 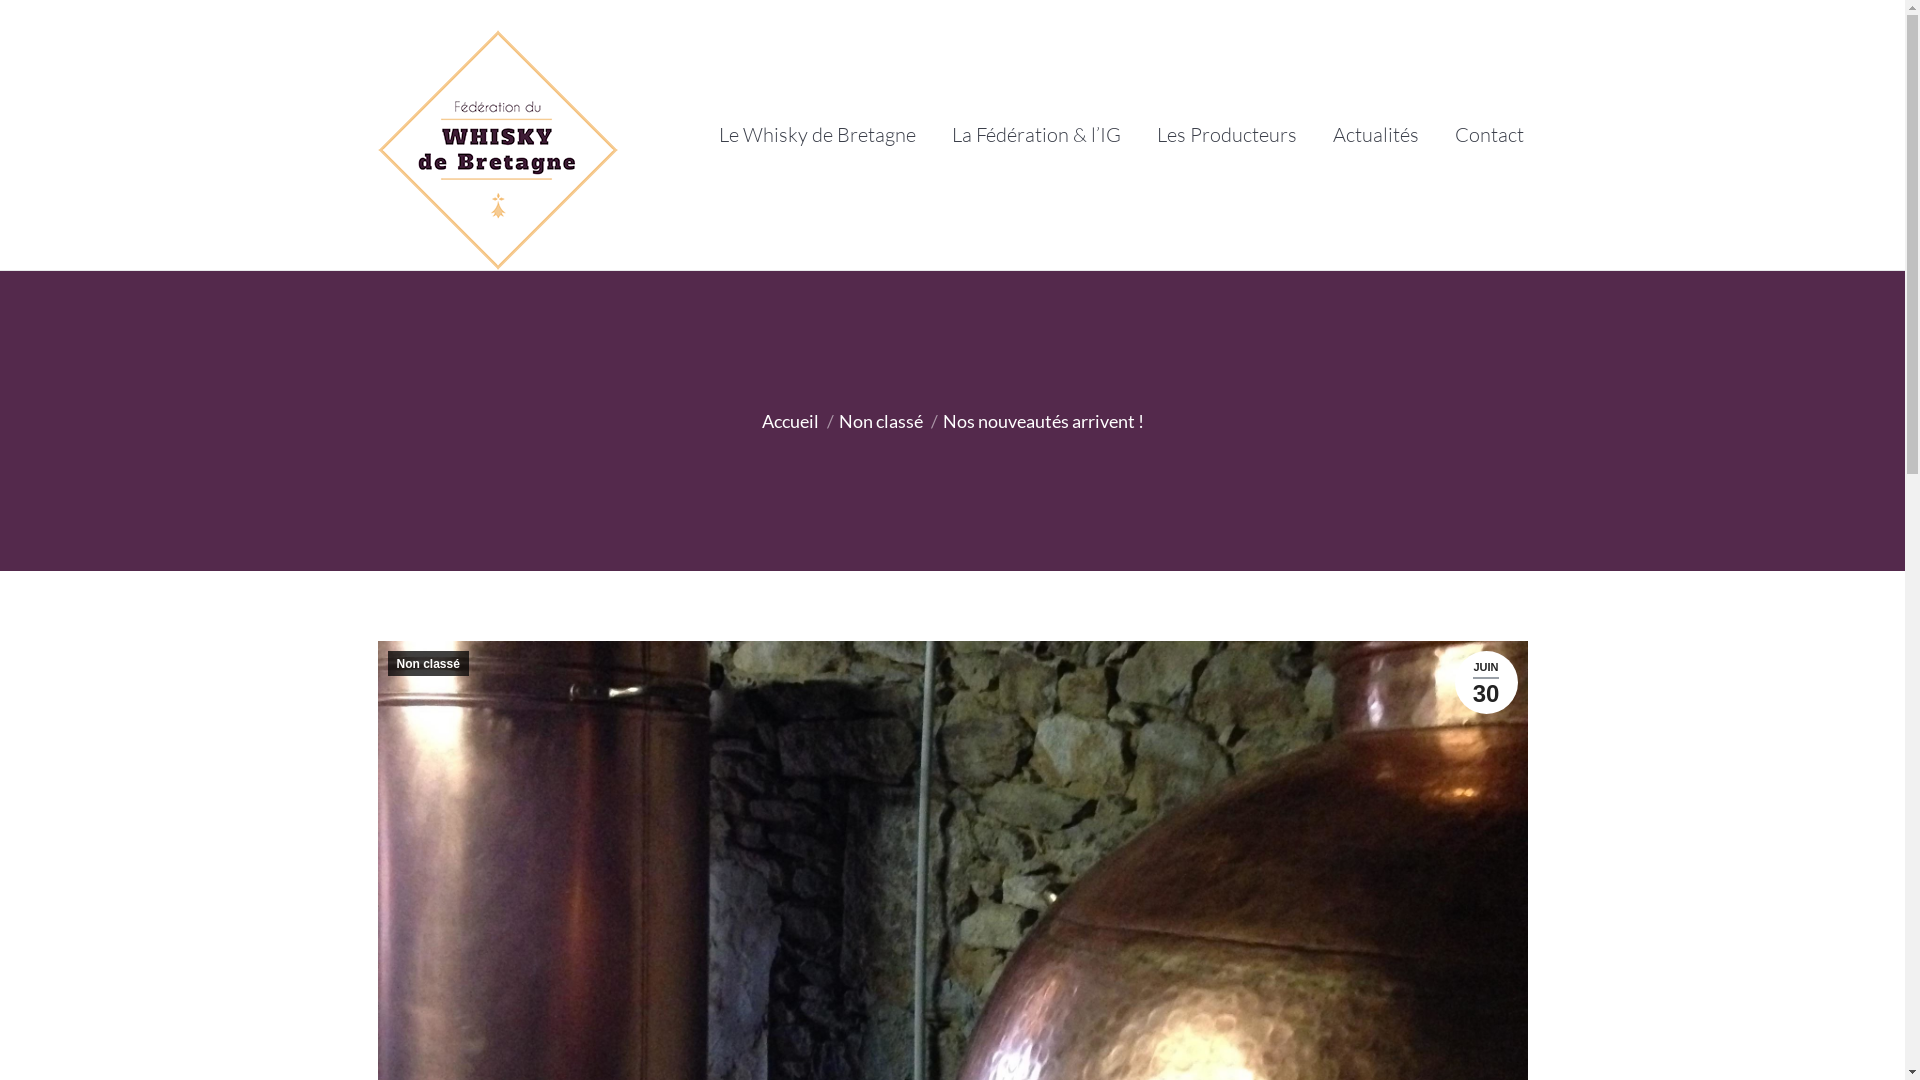 What do you see at coordinates (789, 419) in the screenshot?
I see `'Accueil'` at bounding box center [789, 419].